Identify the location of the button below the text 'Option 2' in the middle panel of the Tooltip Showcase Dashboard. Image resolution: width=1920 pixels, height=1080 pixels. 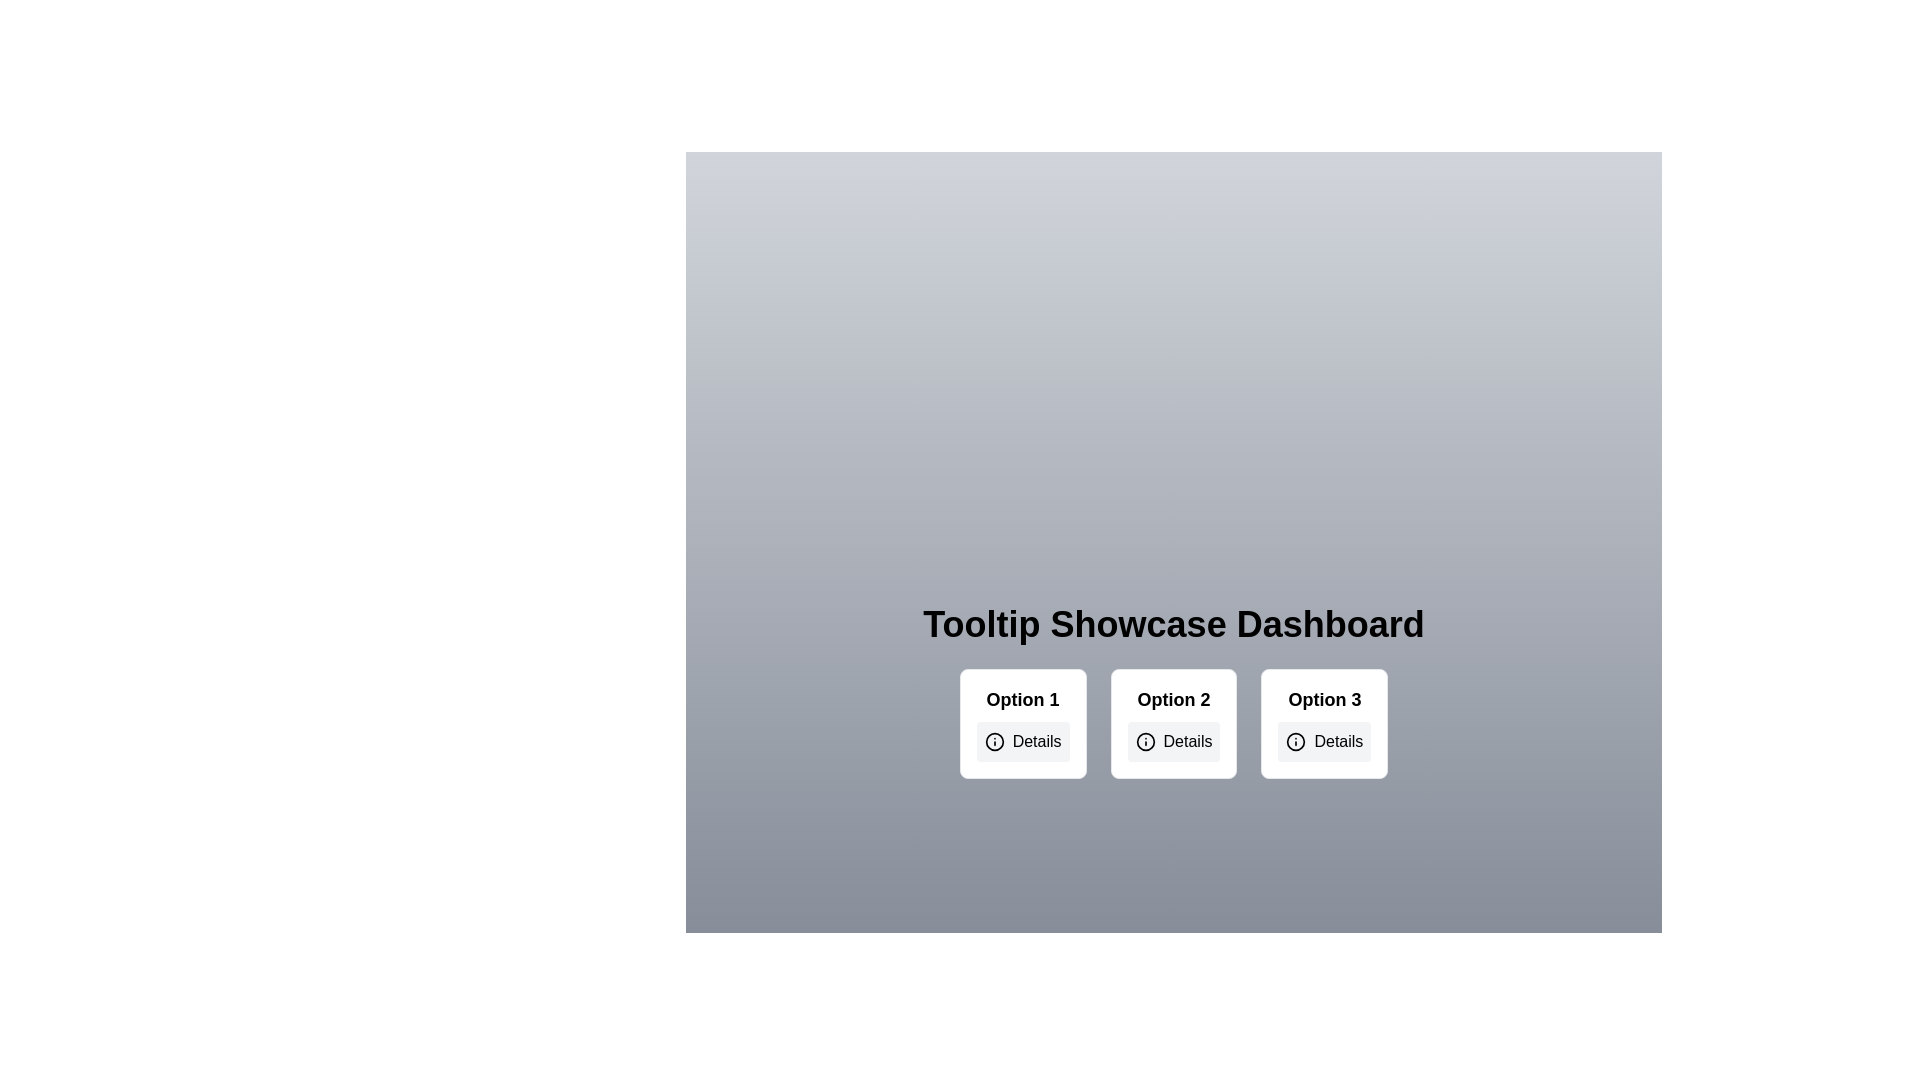
(1174, 741).